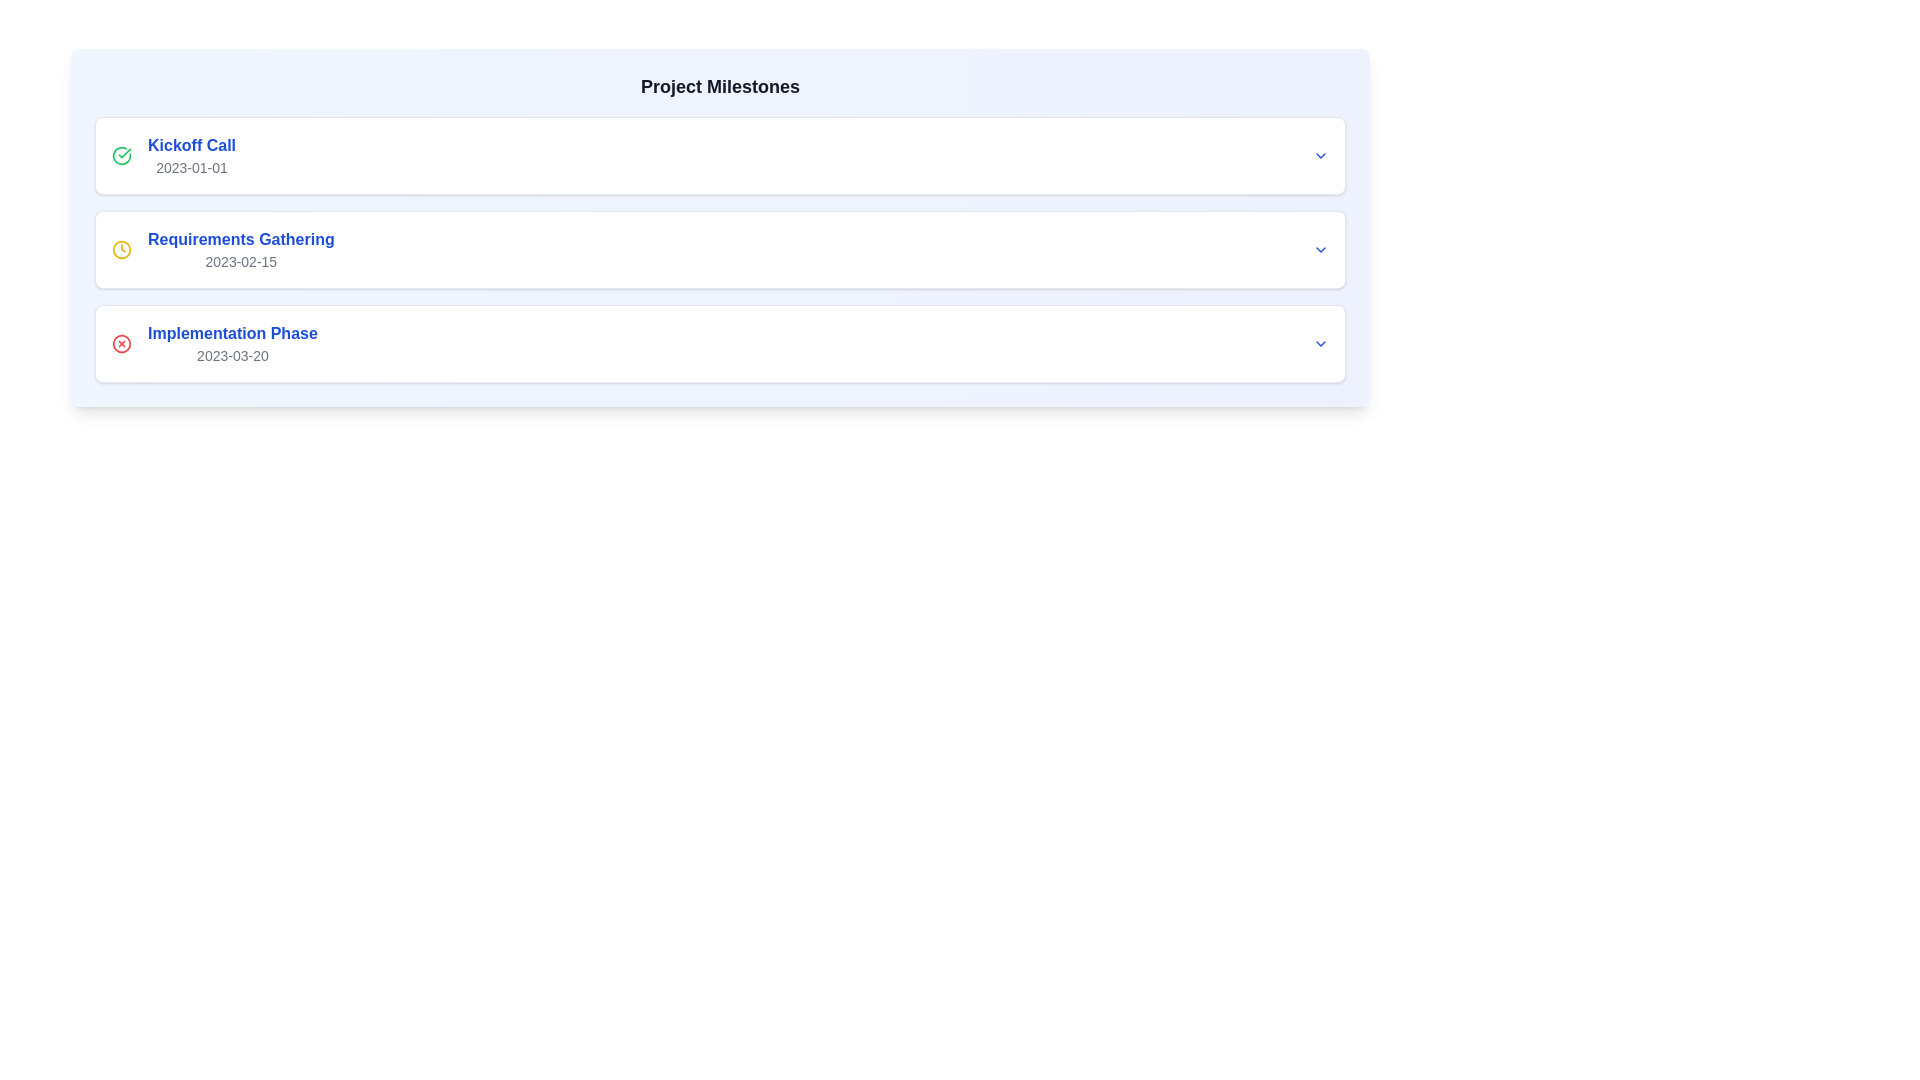 This screenshot has height=1080, width=1920. I want to click on date displayed in the text label showing '2023-03-20' which is located below the 'Implementation Phase' text in the project milestones list, so click(232, 354).